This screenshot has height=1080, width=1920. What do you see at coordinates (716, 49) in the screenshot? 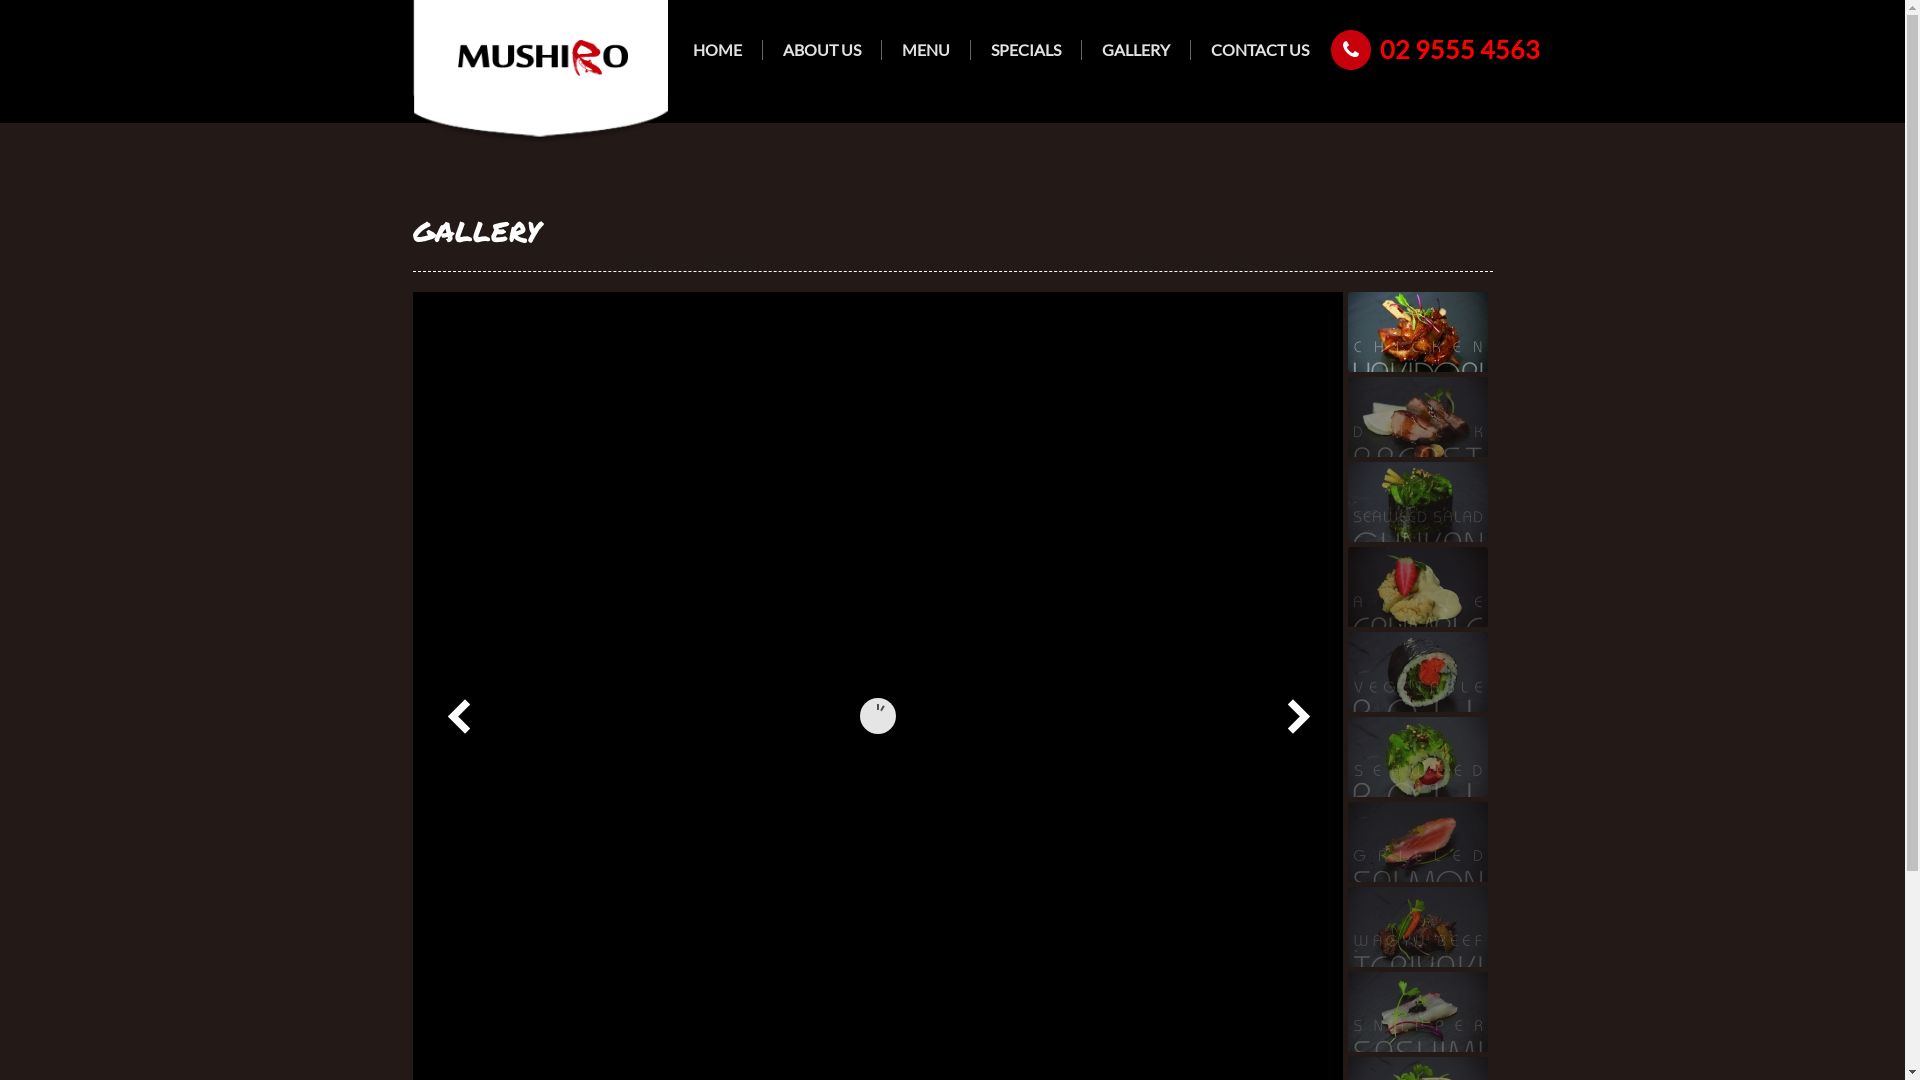
I see `'HOME'` at bounding box center [716, 49].